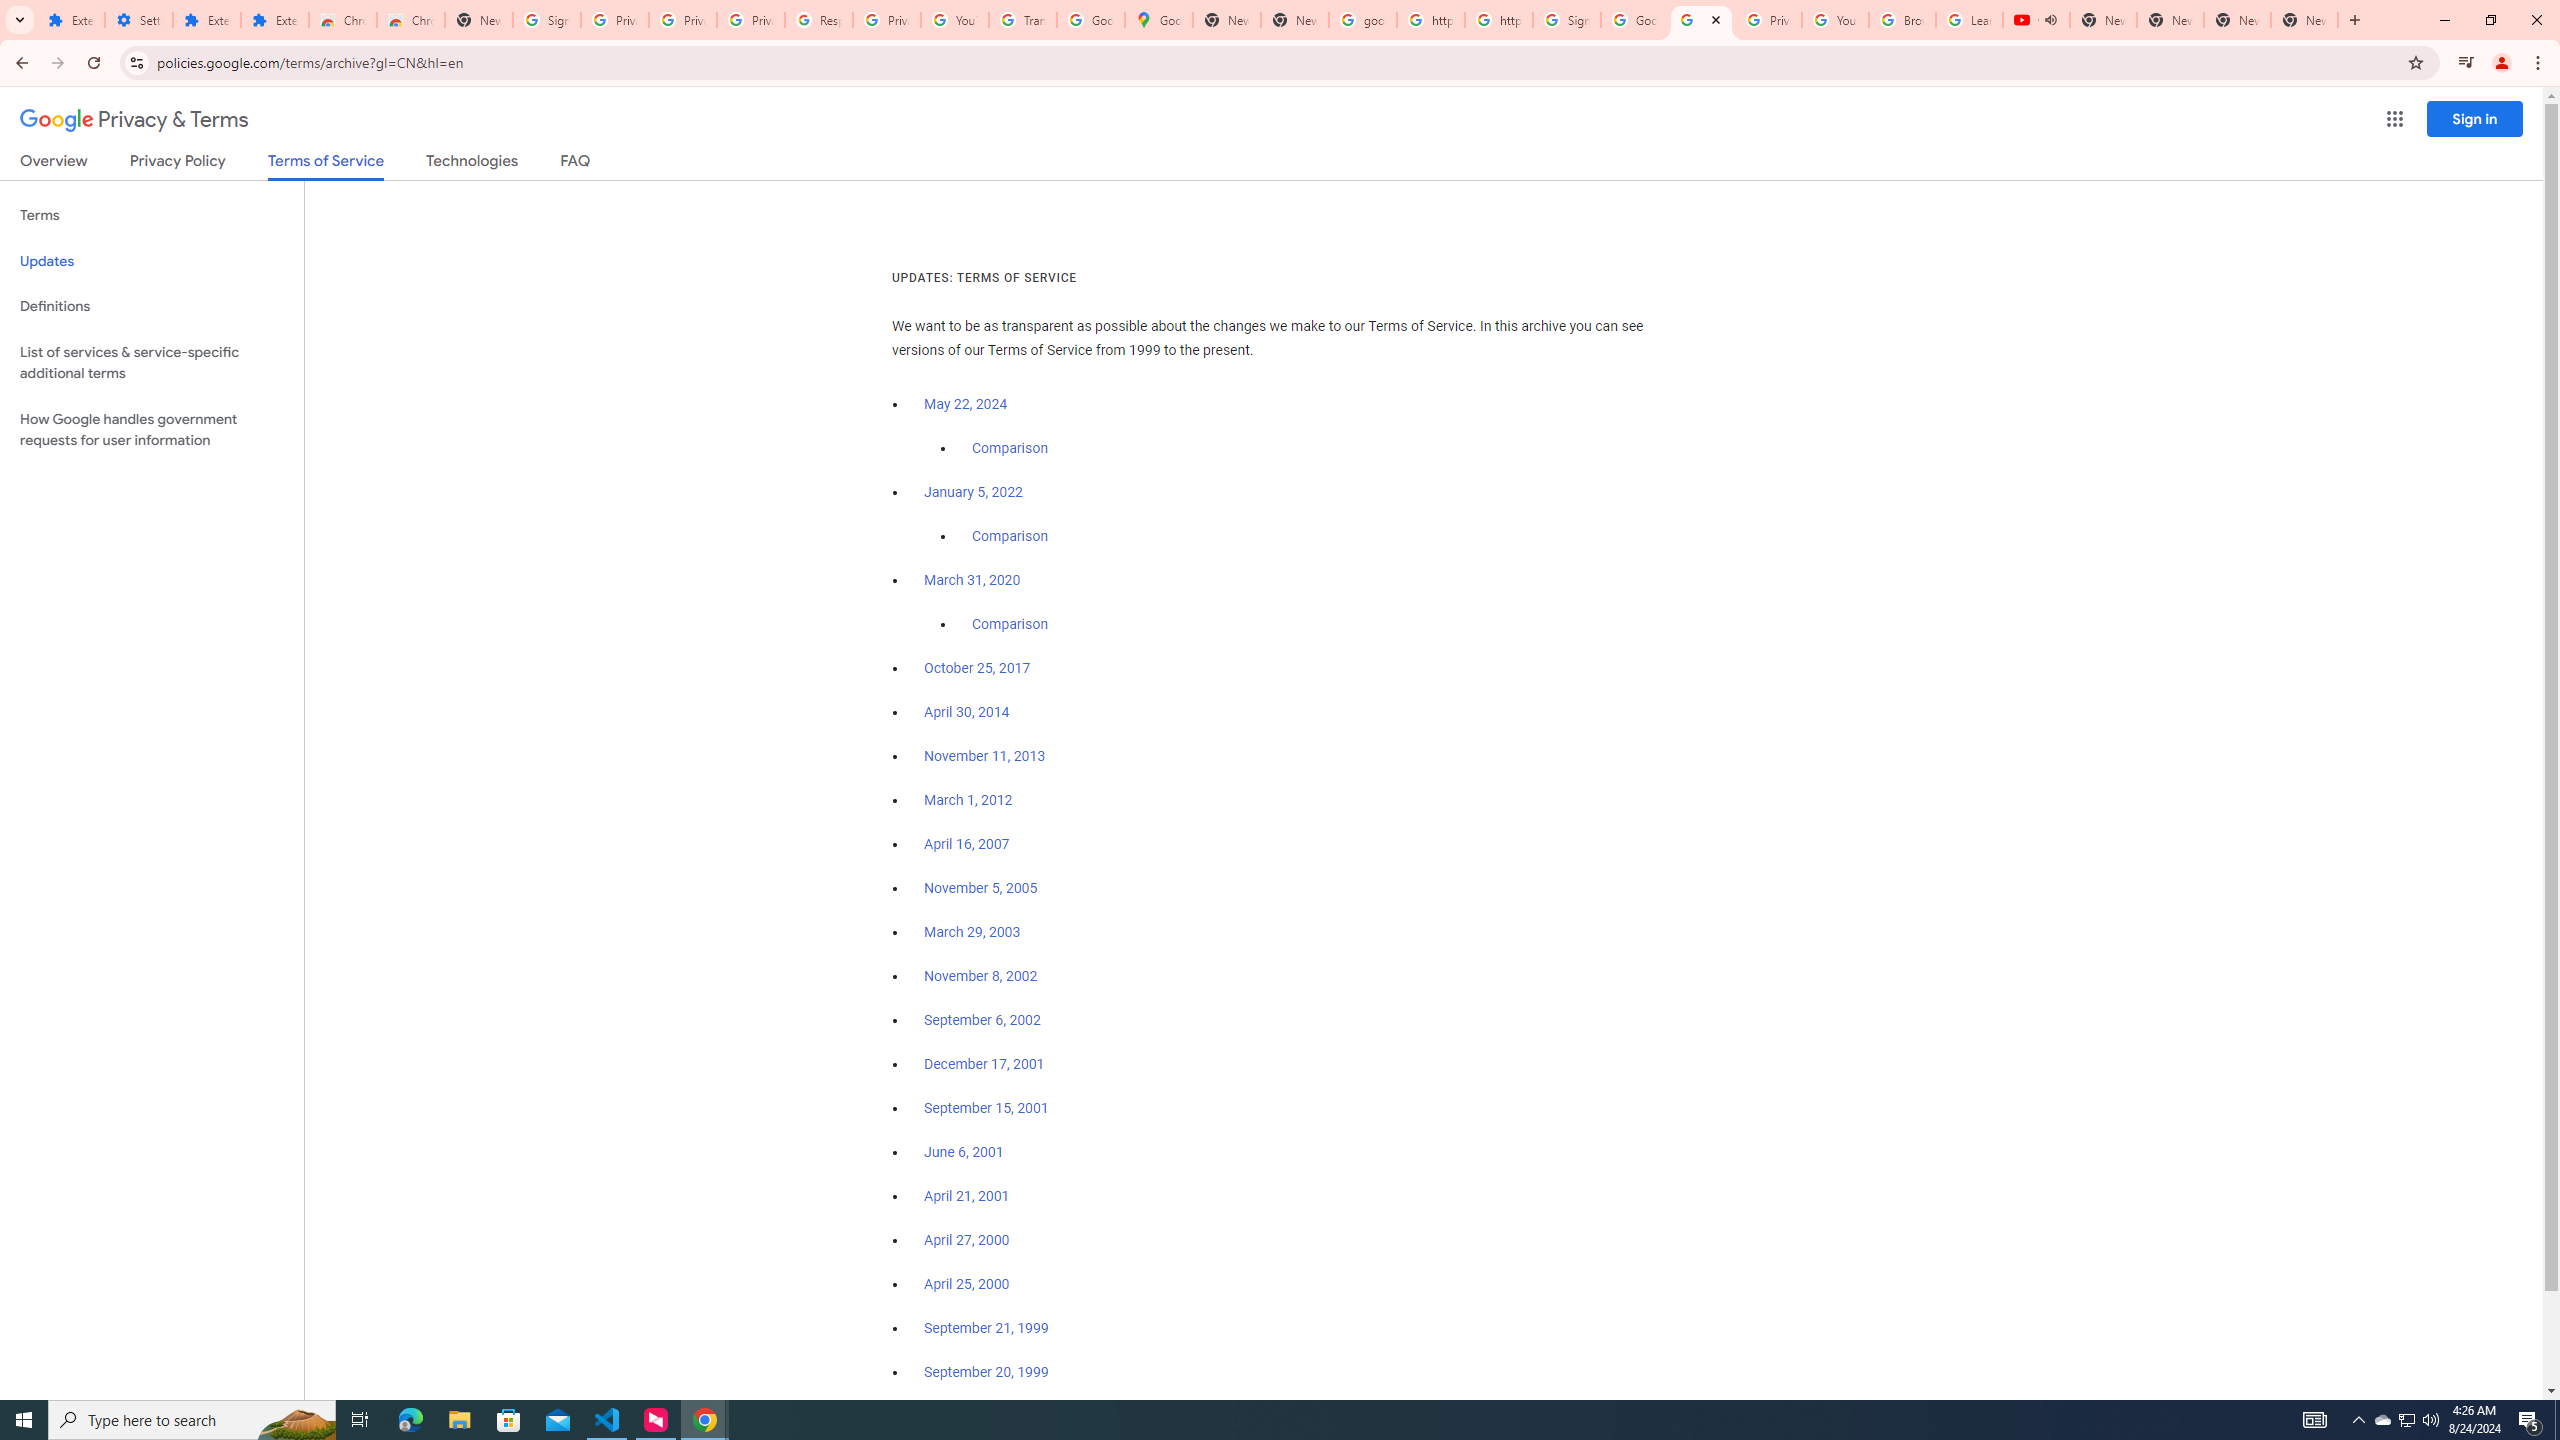 The image size is (2560, 1440). Describe the element at coordinates (979, 976) in the screenshot. I see `'November 8, 2002'` at that location.